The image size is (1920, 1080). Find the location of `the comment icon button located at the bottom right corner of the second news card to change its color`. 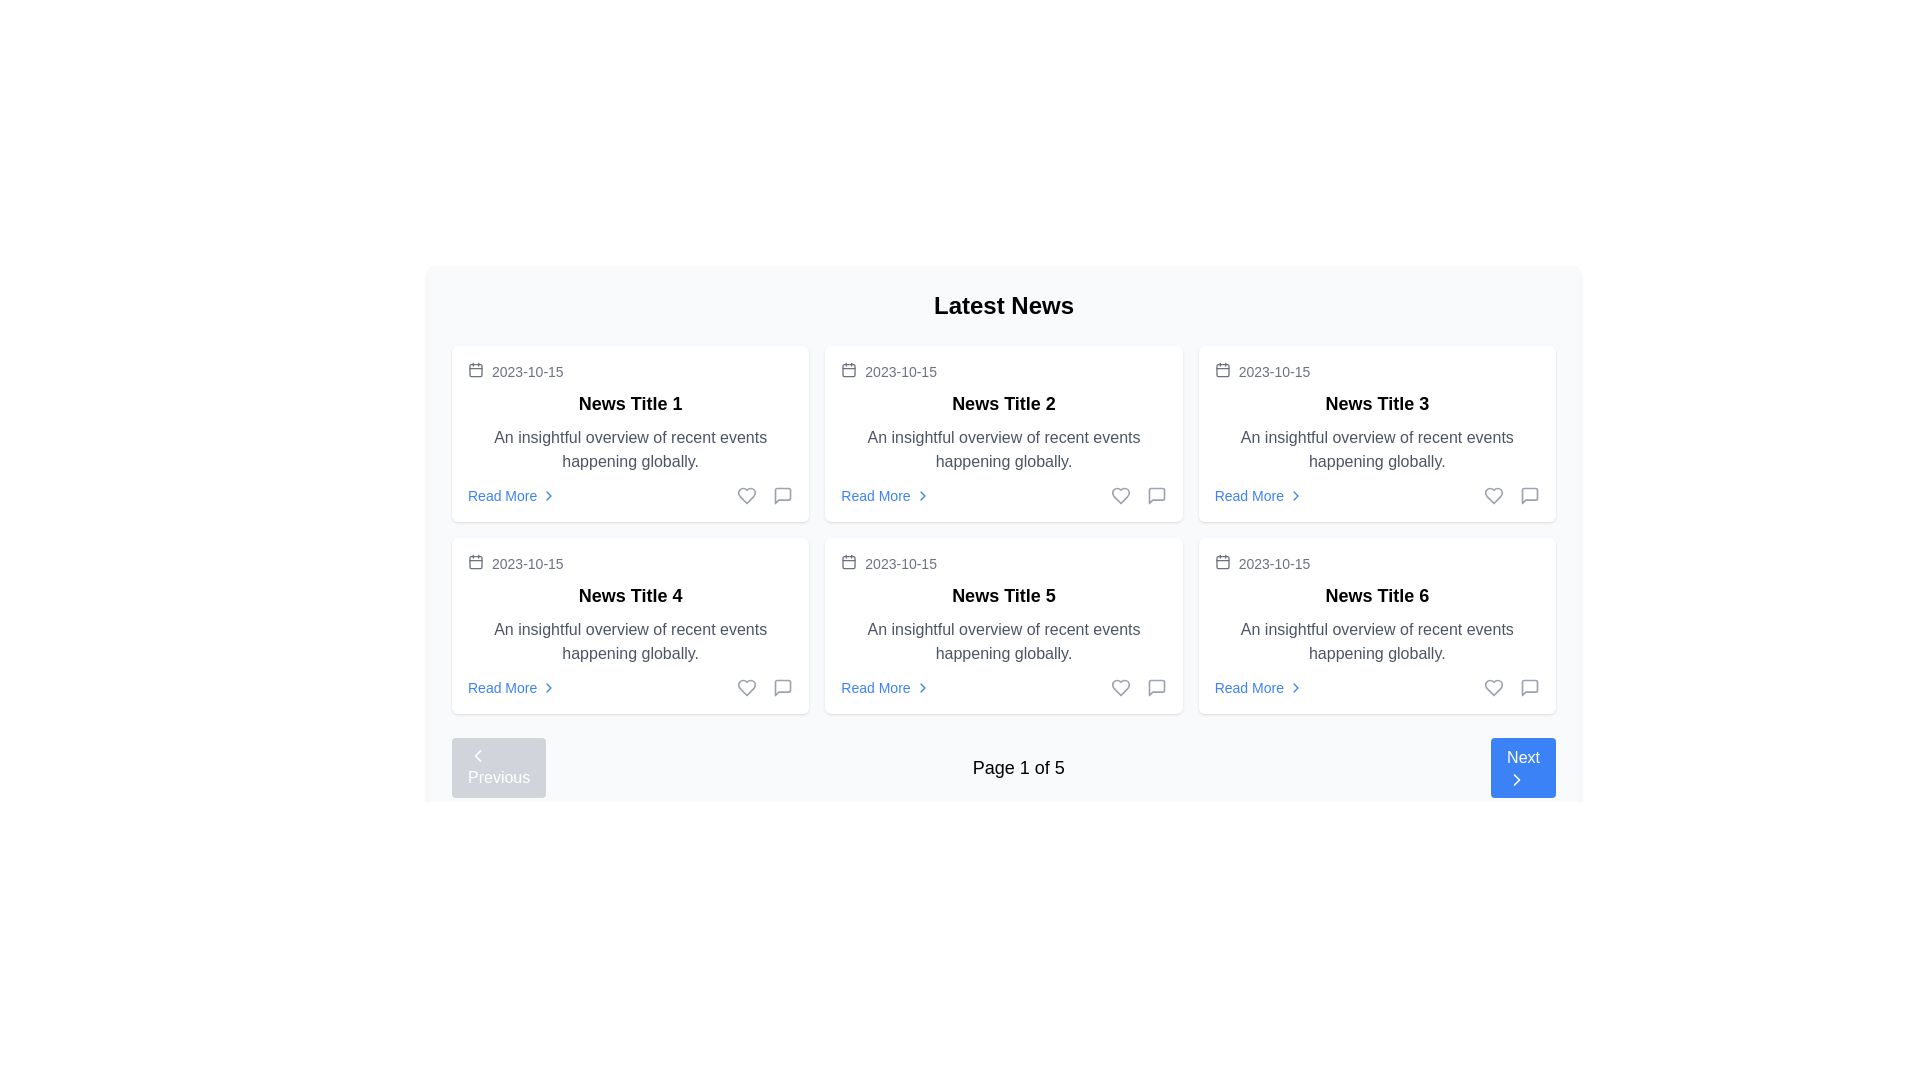

the comment icon button located at the bottom right corner of the second news card to change its color is located at coordinates (1156, 495).